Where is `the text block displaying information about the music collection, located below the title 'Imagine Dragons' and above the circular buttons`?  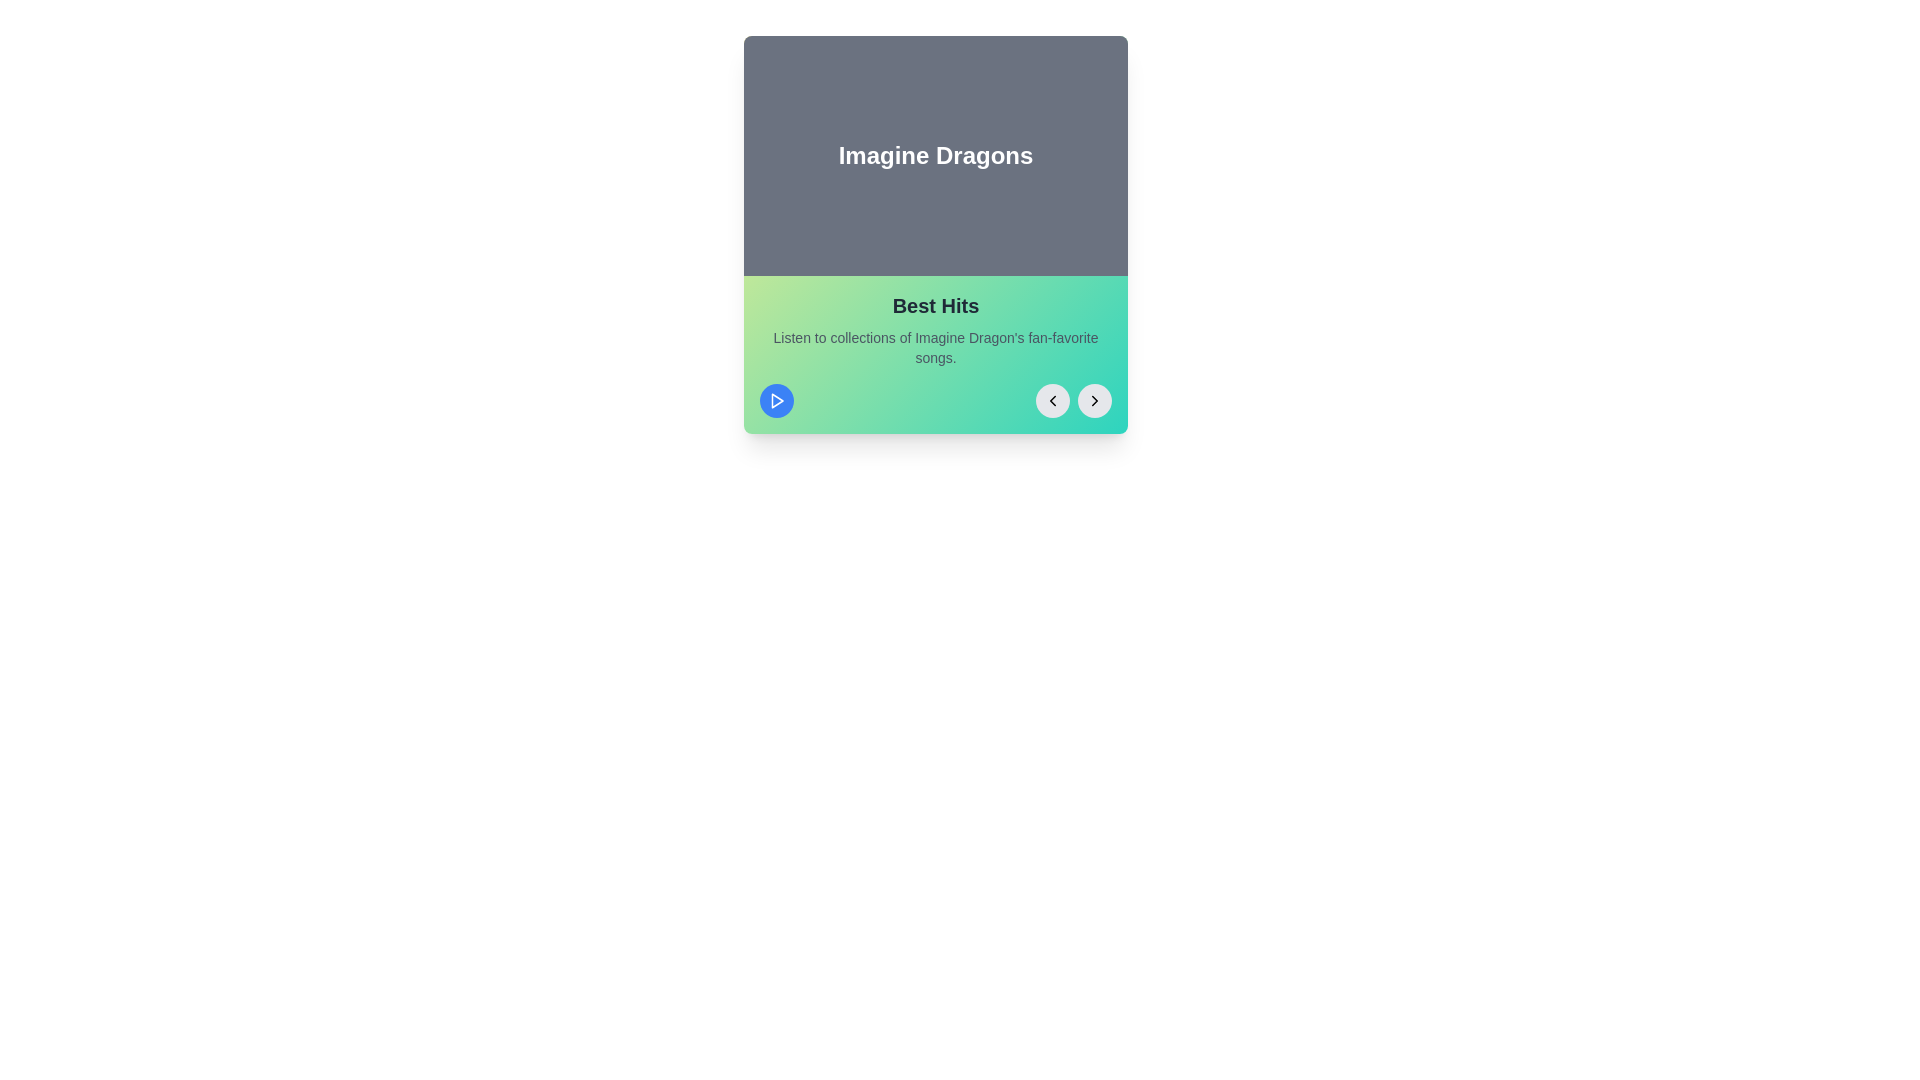
the text block displaying information about the music collection, located below the title 'Imagine Dragons' and above the circular buttons is located at coordinates (935, 353).